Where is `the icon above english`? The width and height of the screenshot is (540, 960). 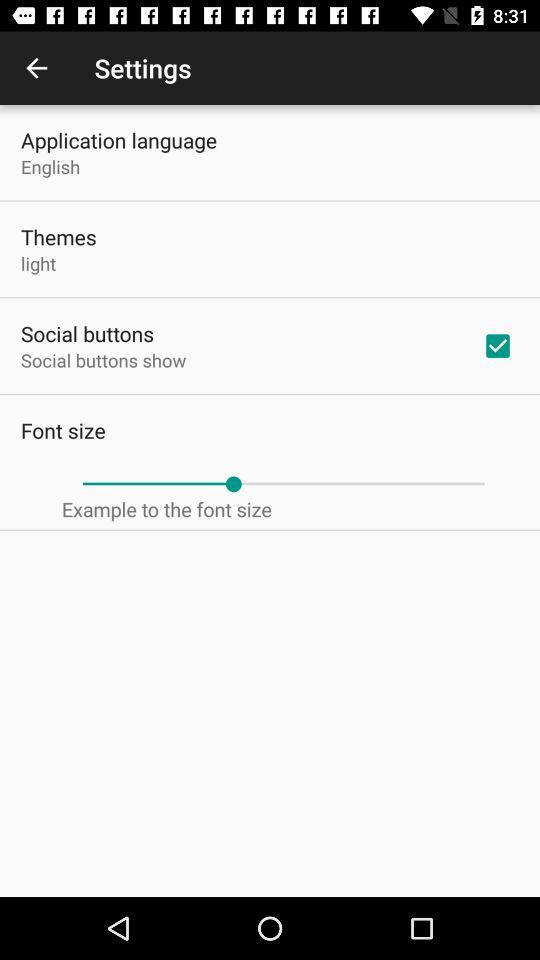
the icon above english is located at coordinates (119, 139).